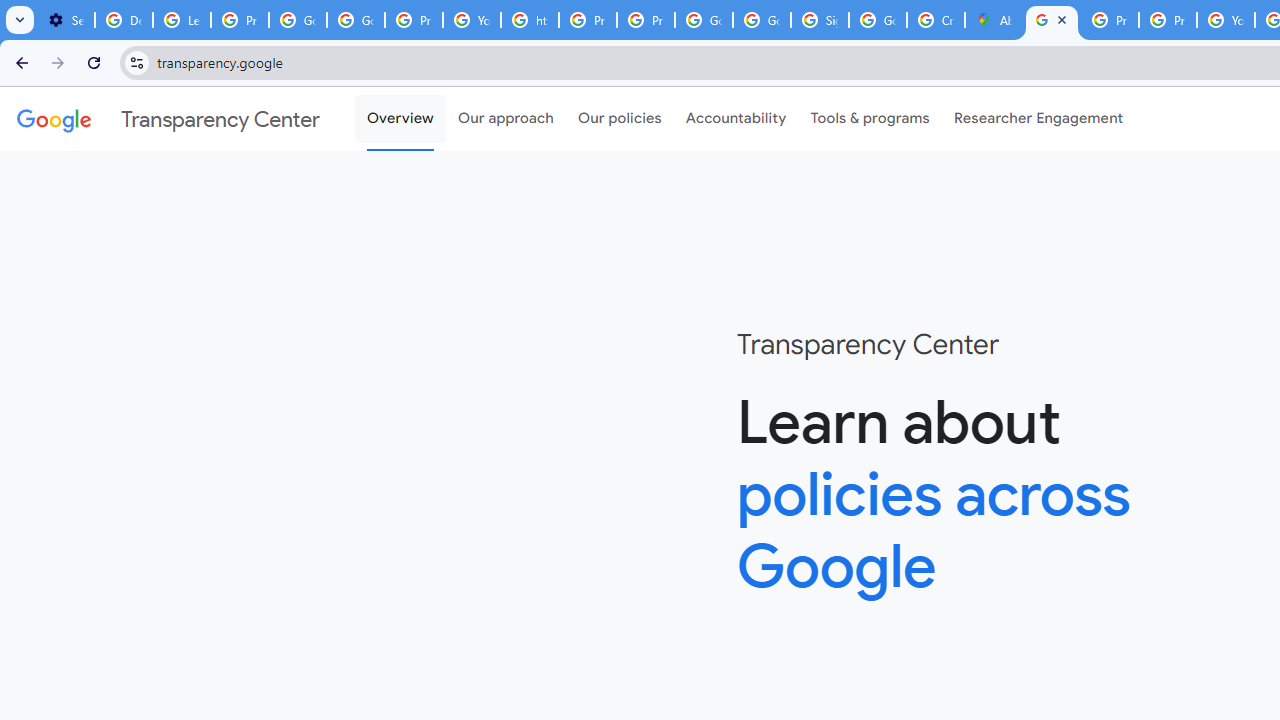  What do you see at coordinates (296, 20) in the screenshot?
I see `'Google Account Help'` at bounding box center [296, 20].